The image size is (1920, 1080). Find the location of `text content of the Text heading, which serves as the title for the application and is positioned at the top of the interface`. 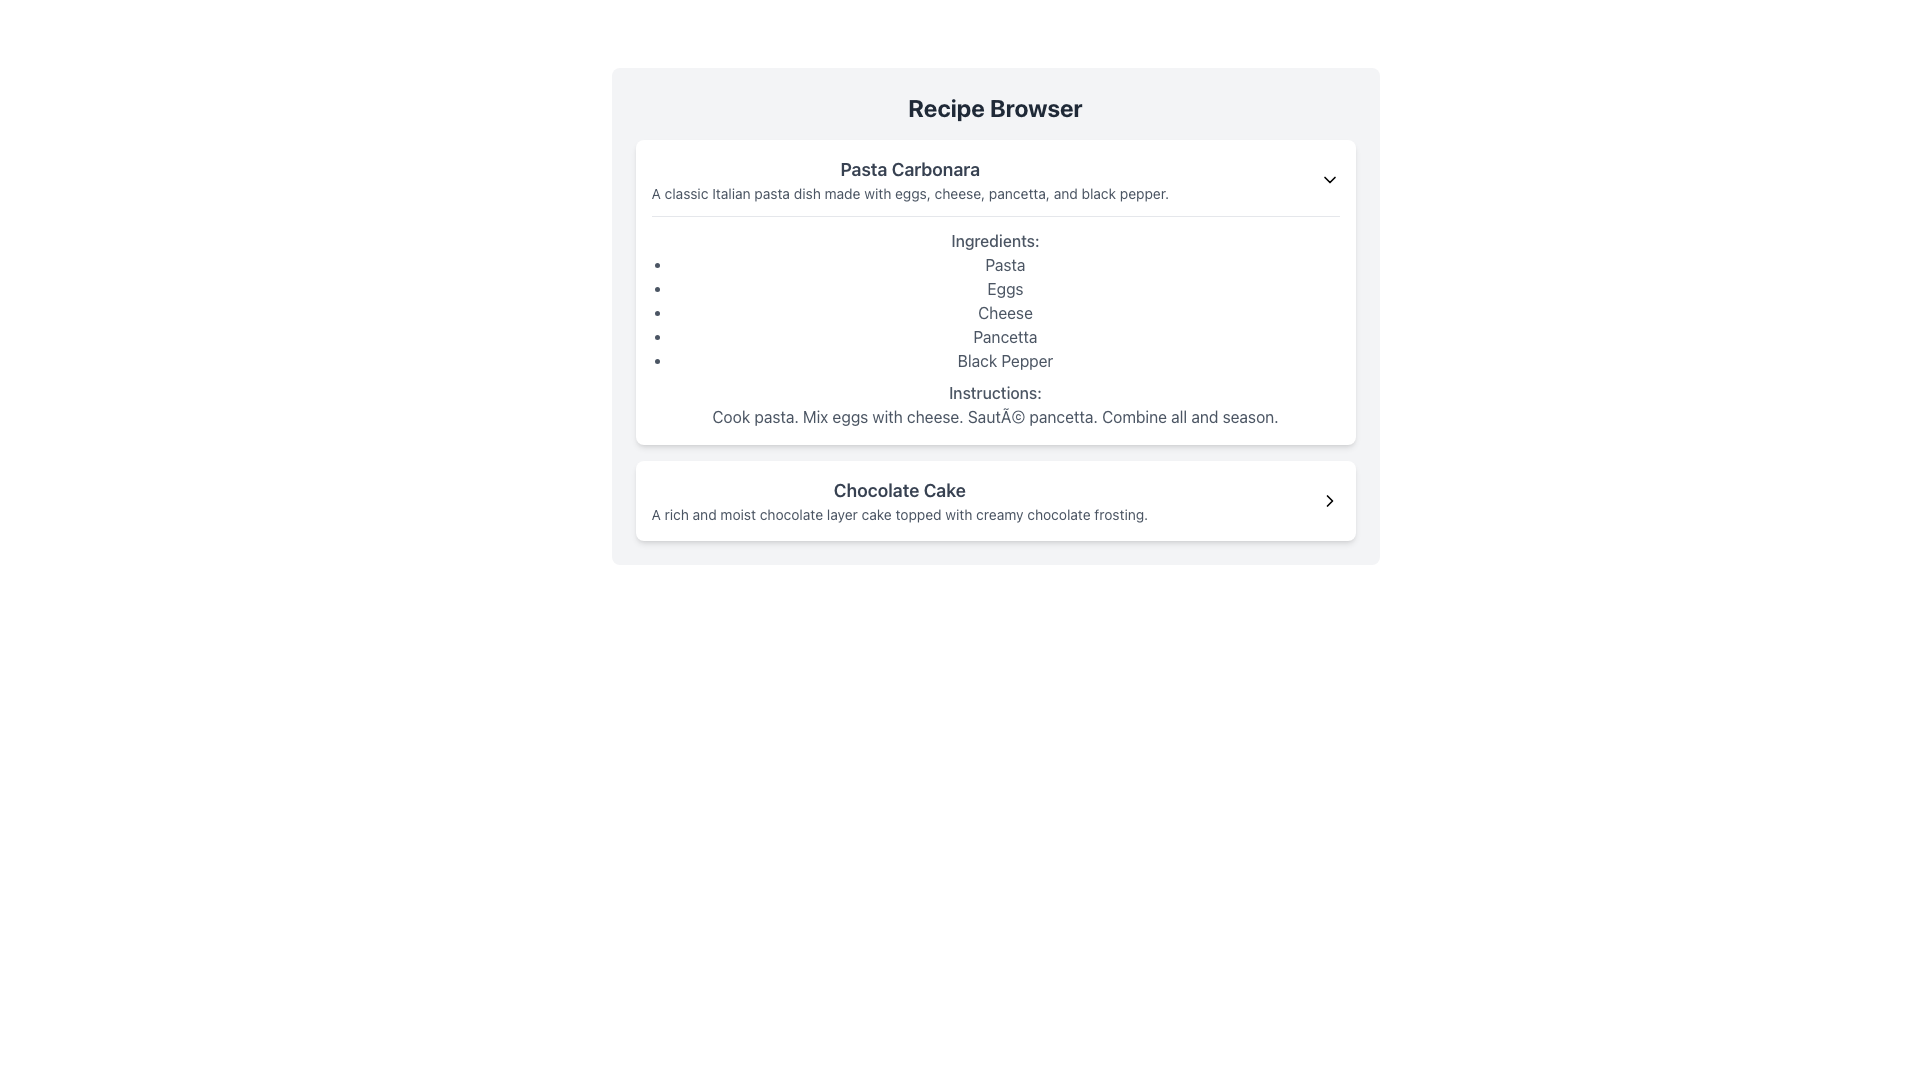

text content of the Text heading, which serves as the title for the application and is positioned at the top of the interface is located at coordinates (995, 108).